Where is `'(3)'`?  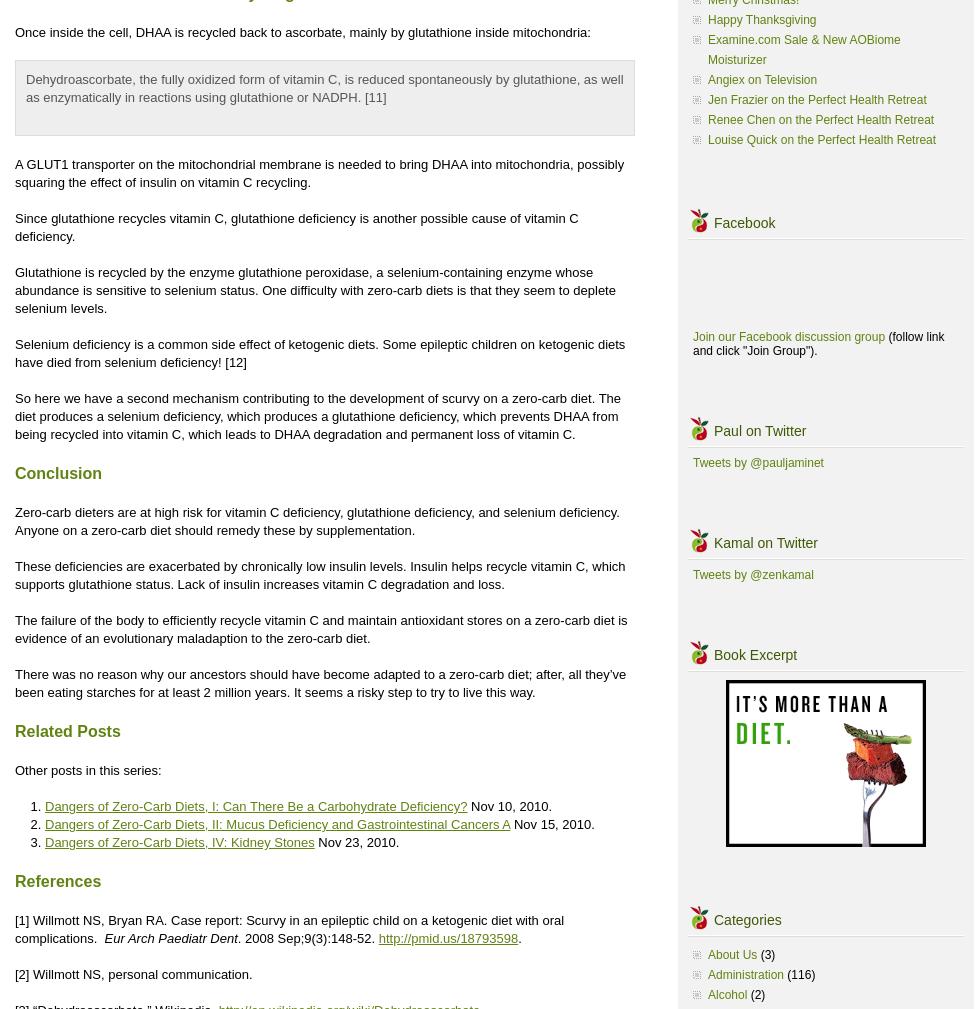
'(3)' is located at coordinates (765, 954).